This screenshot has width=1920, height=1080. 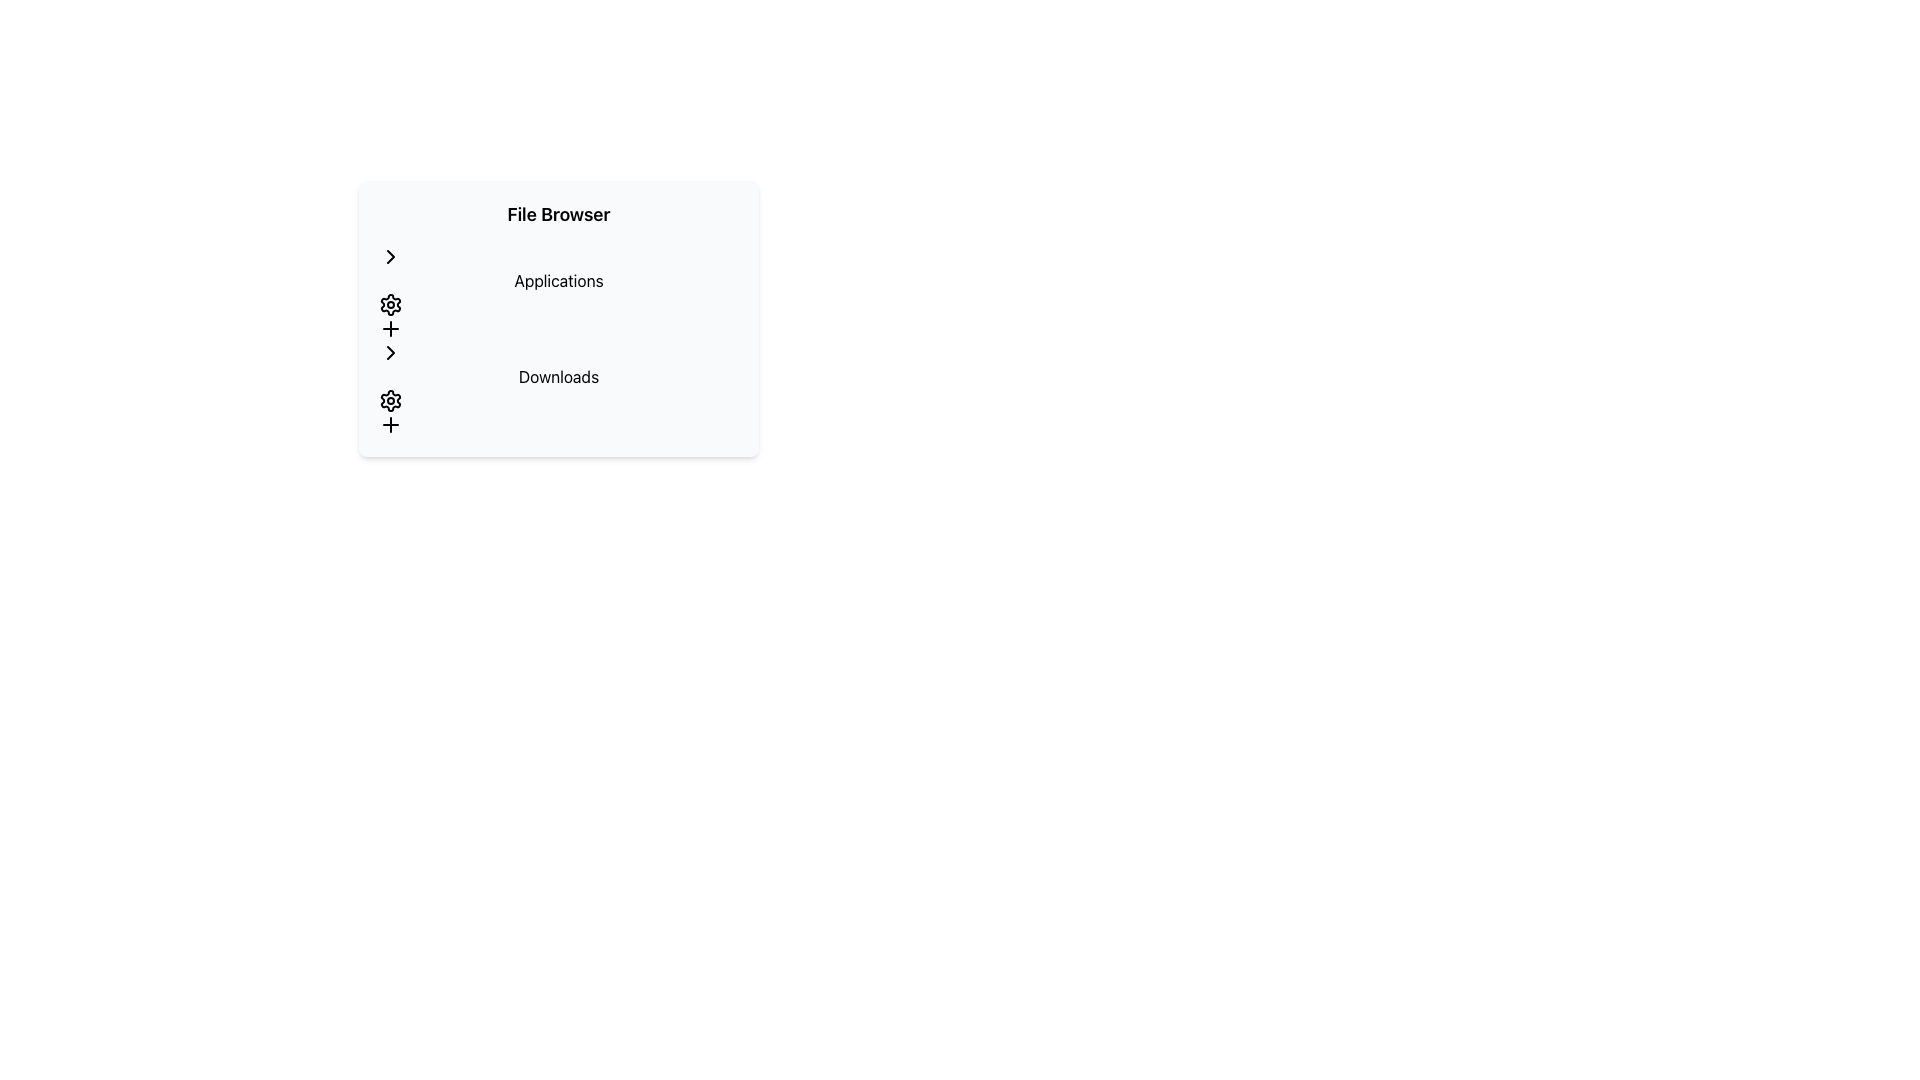 What do you see at coordinates (390, 256) in the screenshot?
I see `the collapsible icon located to the left of the 'Applications' text in the sidebar` at bounding box center [390, 256].